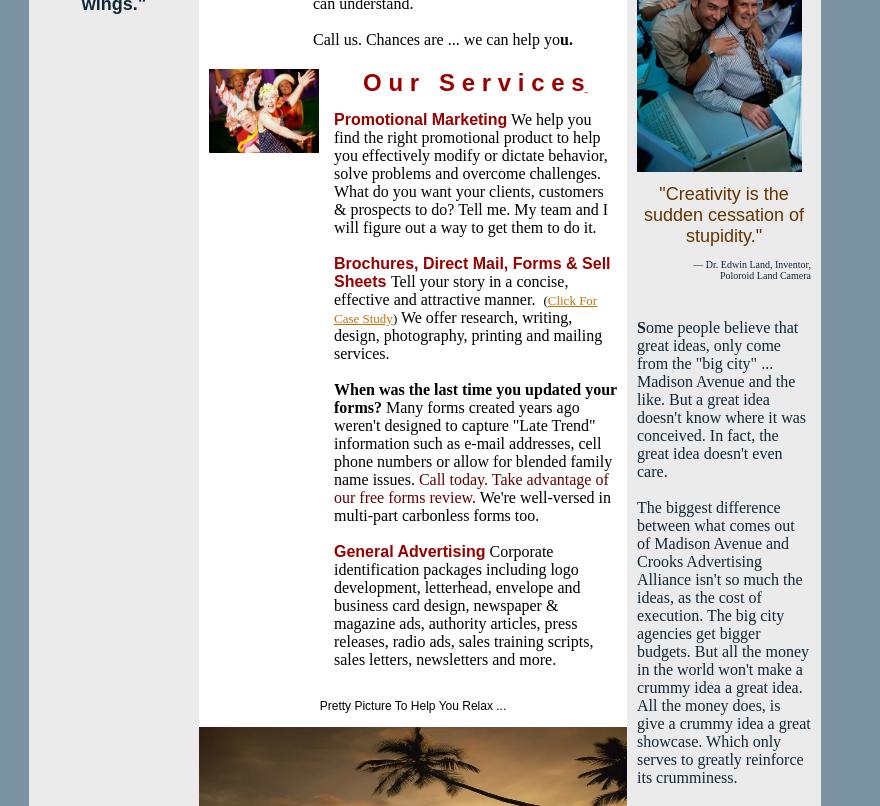 Image resolution: width=880 pixels, height=806 pixels. What do you see at coordinates (464, 309) in the screenshot?
I see `'Click For Case Study'` at bounding box center [464, 309].